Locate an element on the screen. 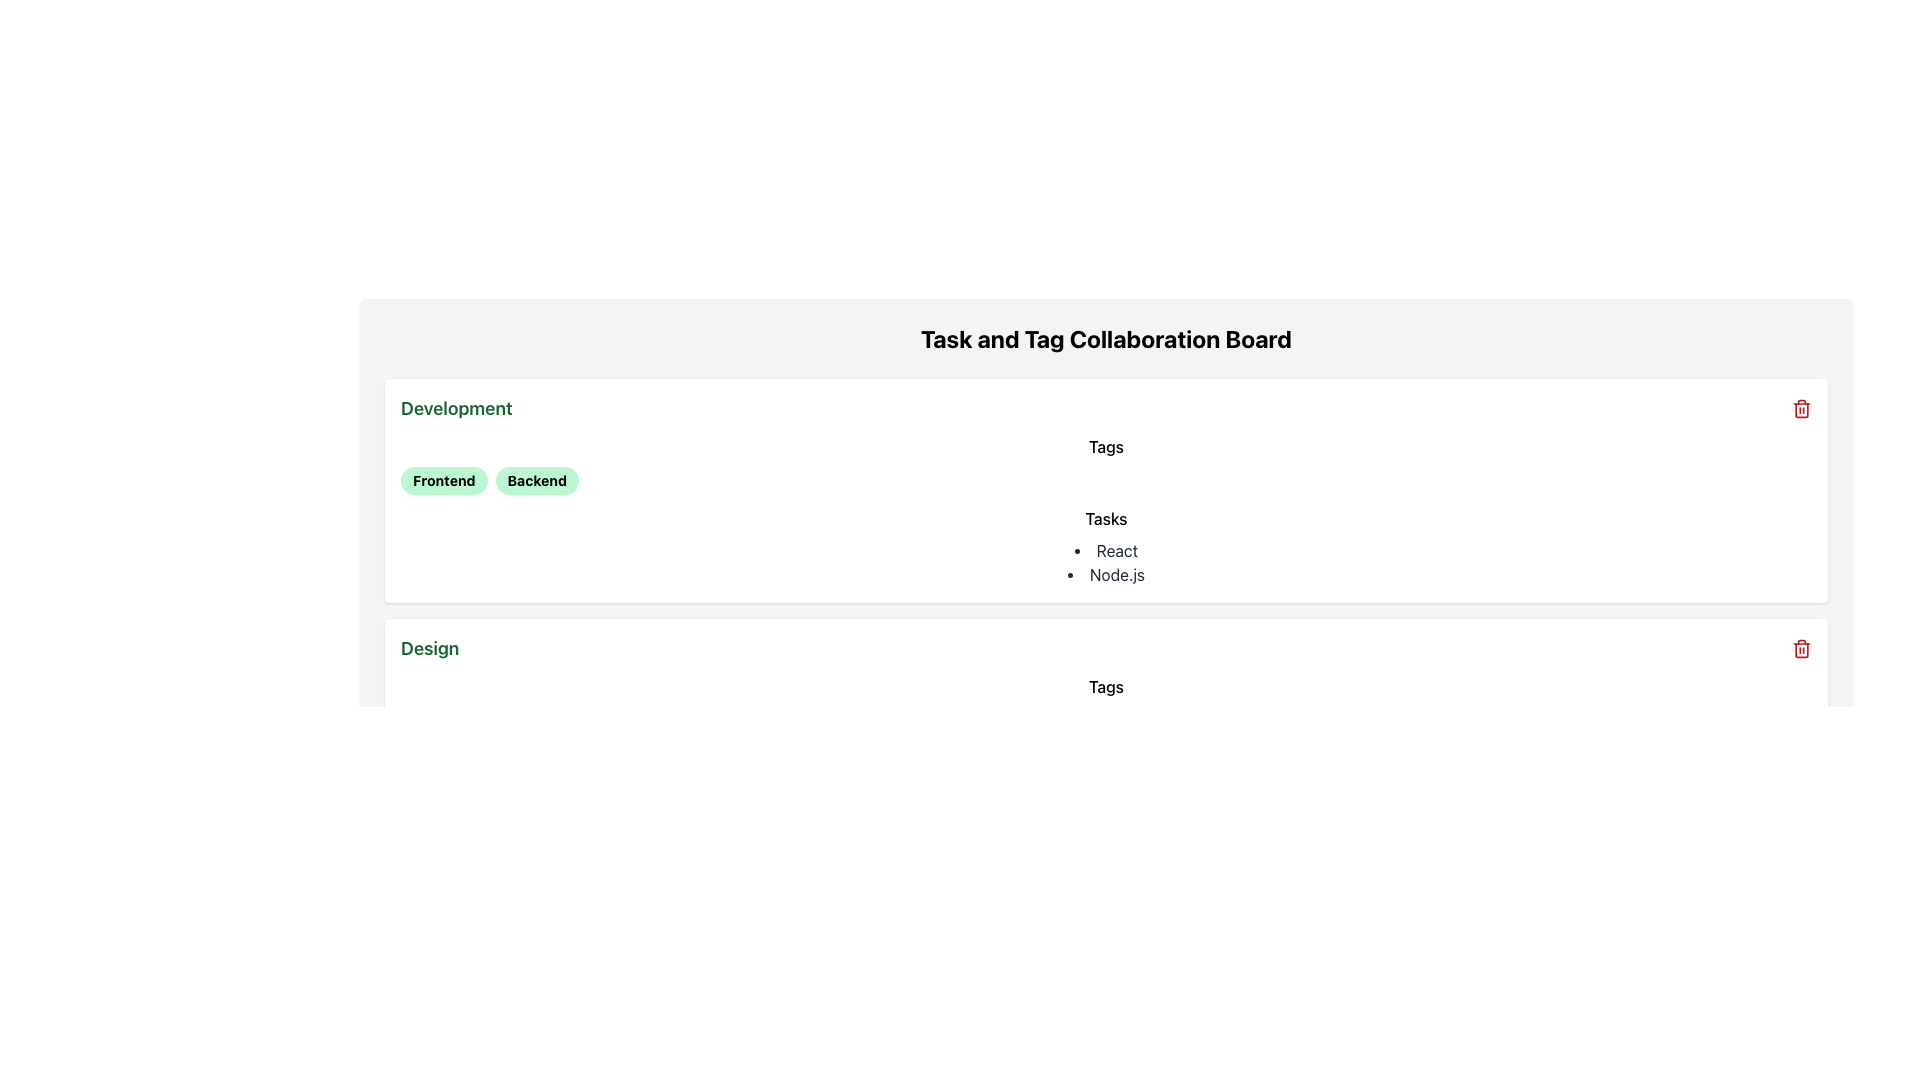 The height and width of the screenshot is (1080, 1920). the text label displaying 'Node.js', which is styled in gray and positioned below 'React' in a bulleted list under the 'Tasks' title in the Development section is located at coordinates (1105, 574).